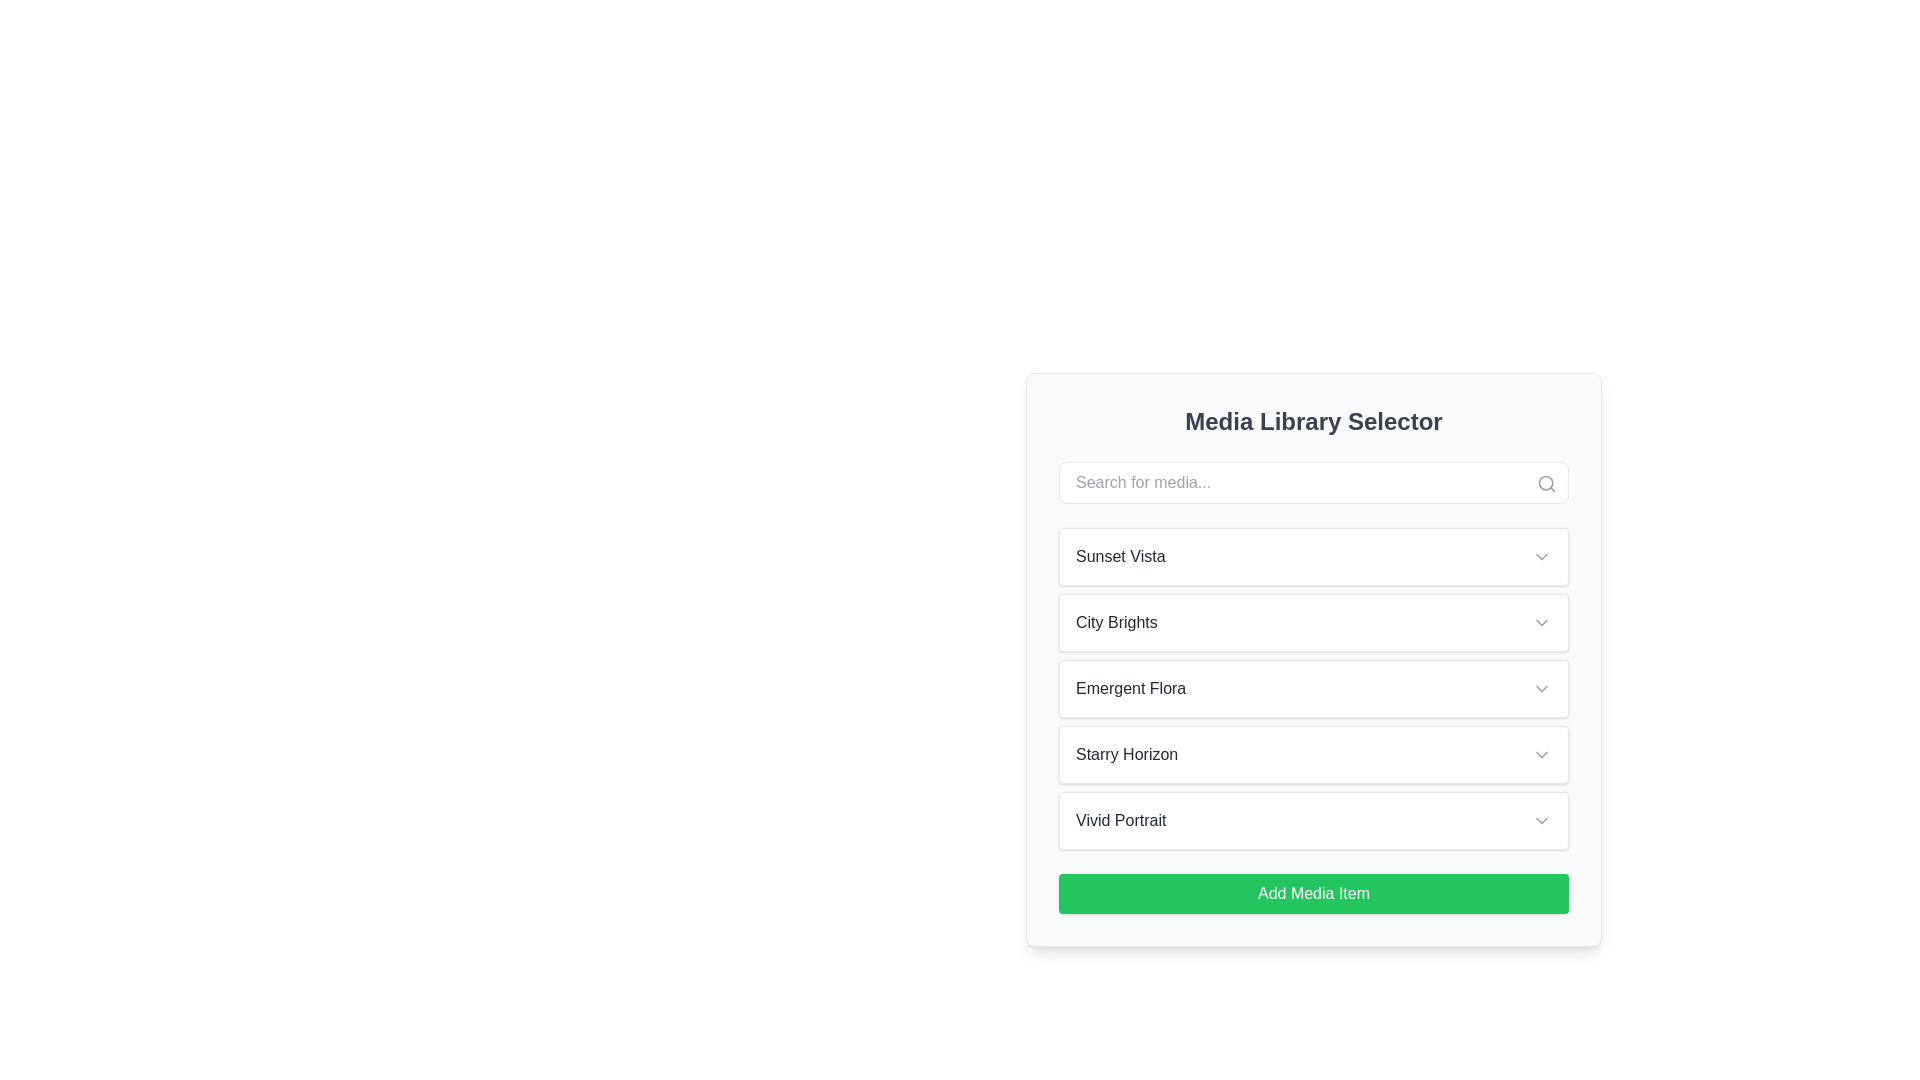  I want to click on the green 'Add Media Item' button located at the bottom center of the 'Media Library Selector' widget, so click(1314, 893).